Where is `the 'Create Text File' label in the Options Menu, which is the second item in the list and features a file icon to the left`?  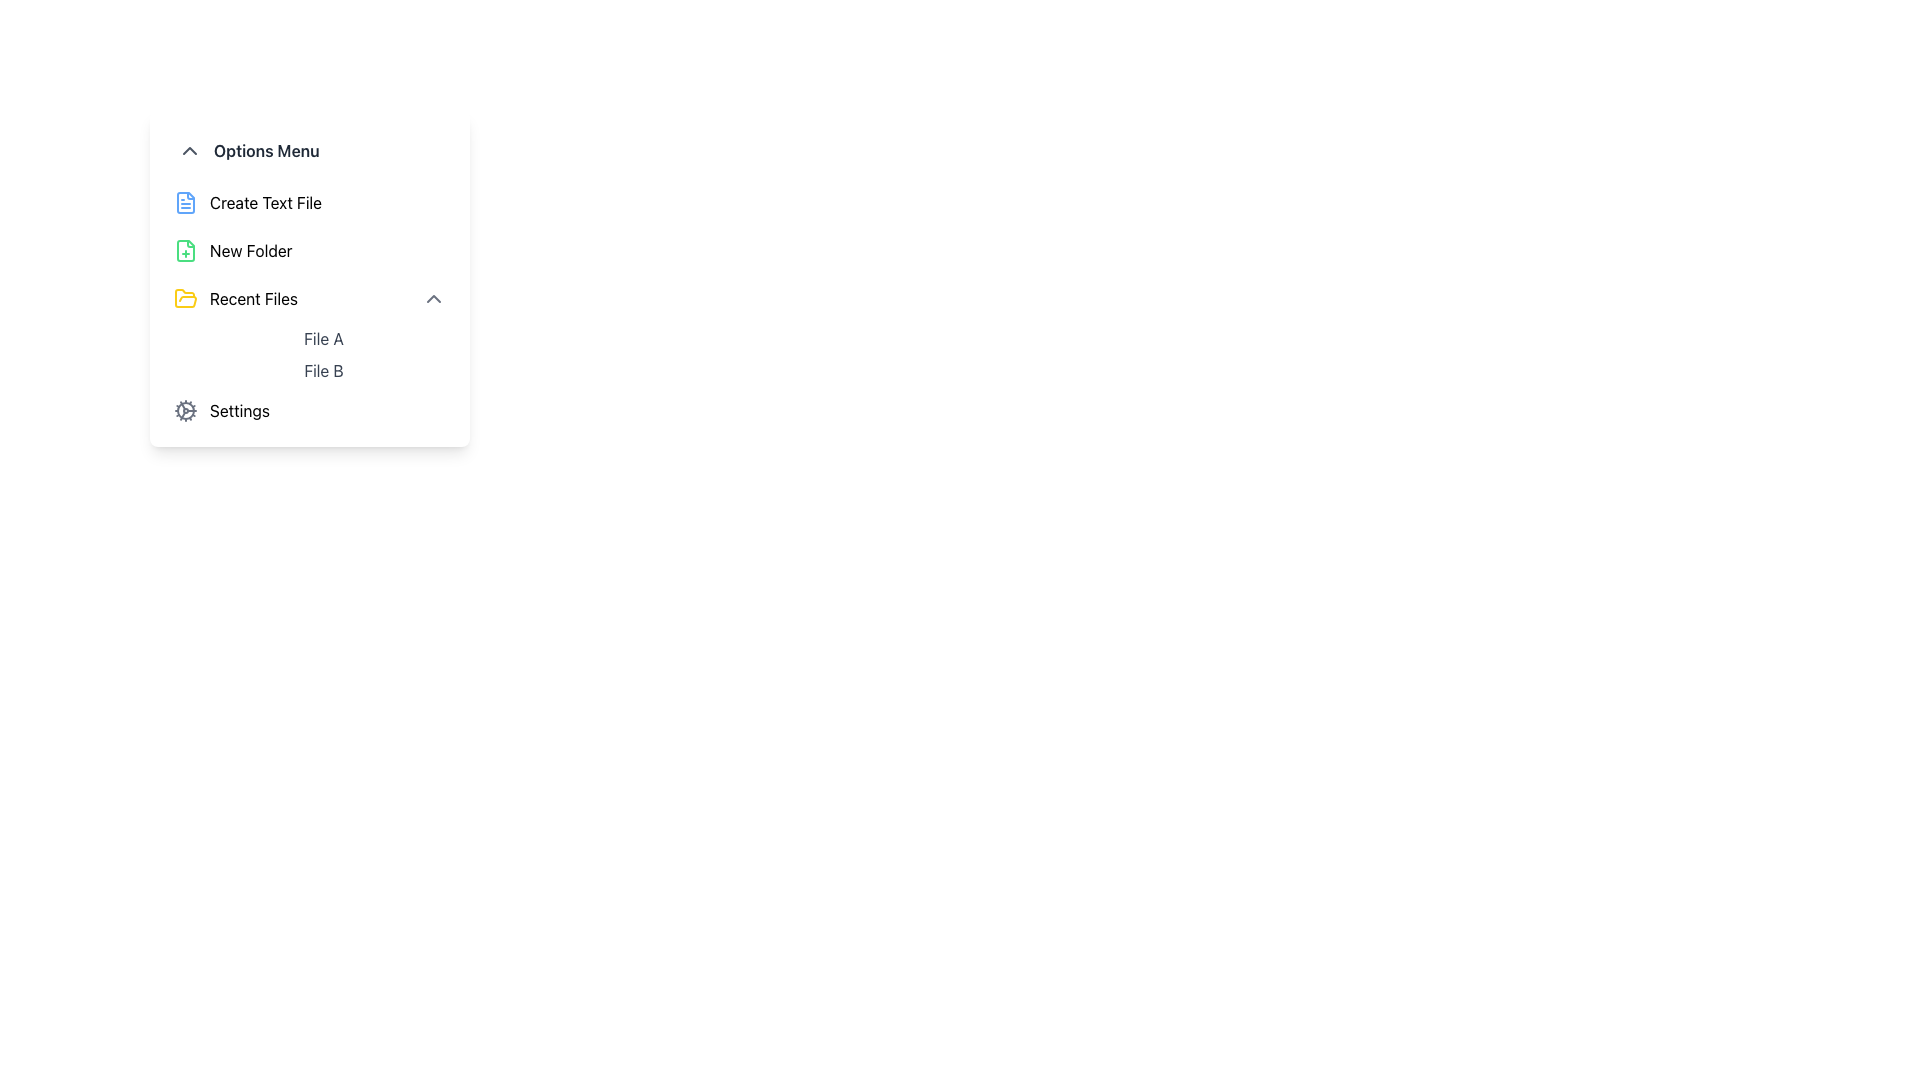
the 'Create Text File' label in the Options Menu, which is the second item in the list and features a file icon to the left is located at coordinates (265, 203).